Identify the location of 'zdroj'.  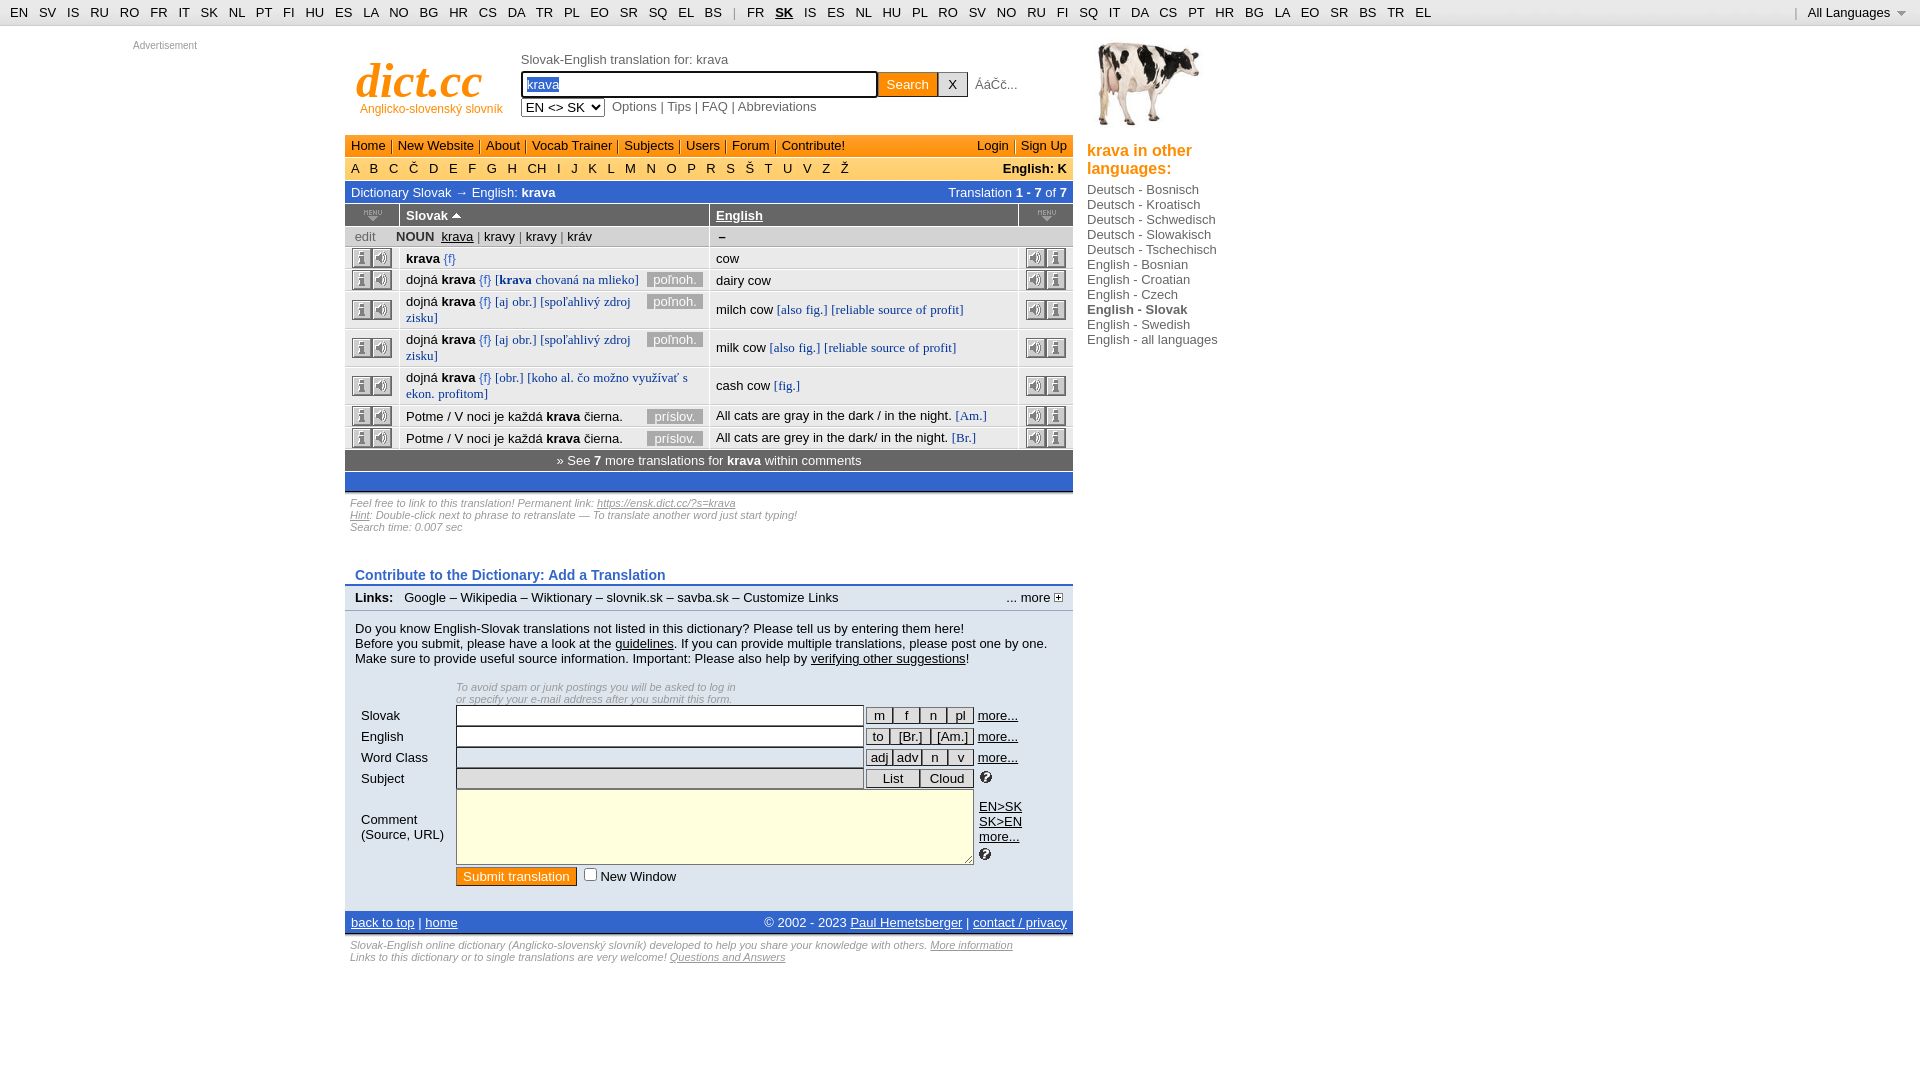
(616, 338).